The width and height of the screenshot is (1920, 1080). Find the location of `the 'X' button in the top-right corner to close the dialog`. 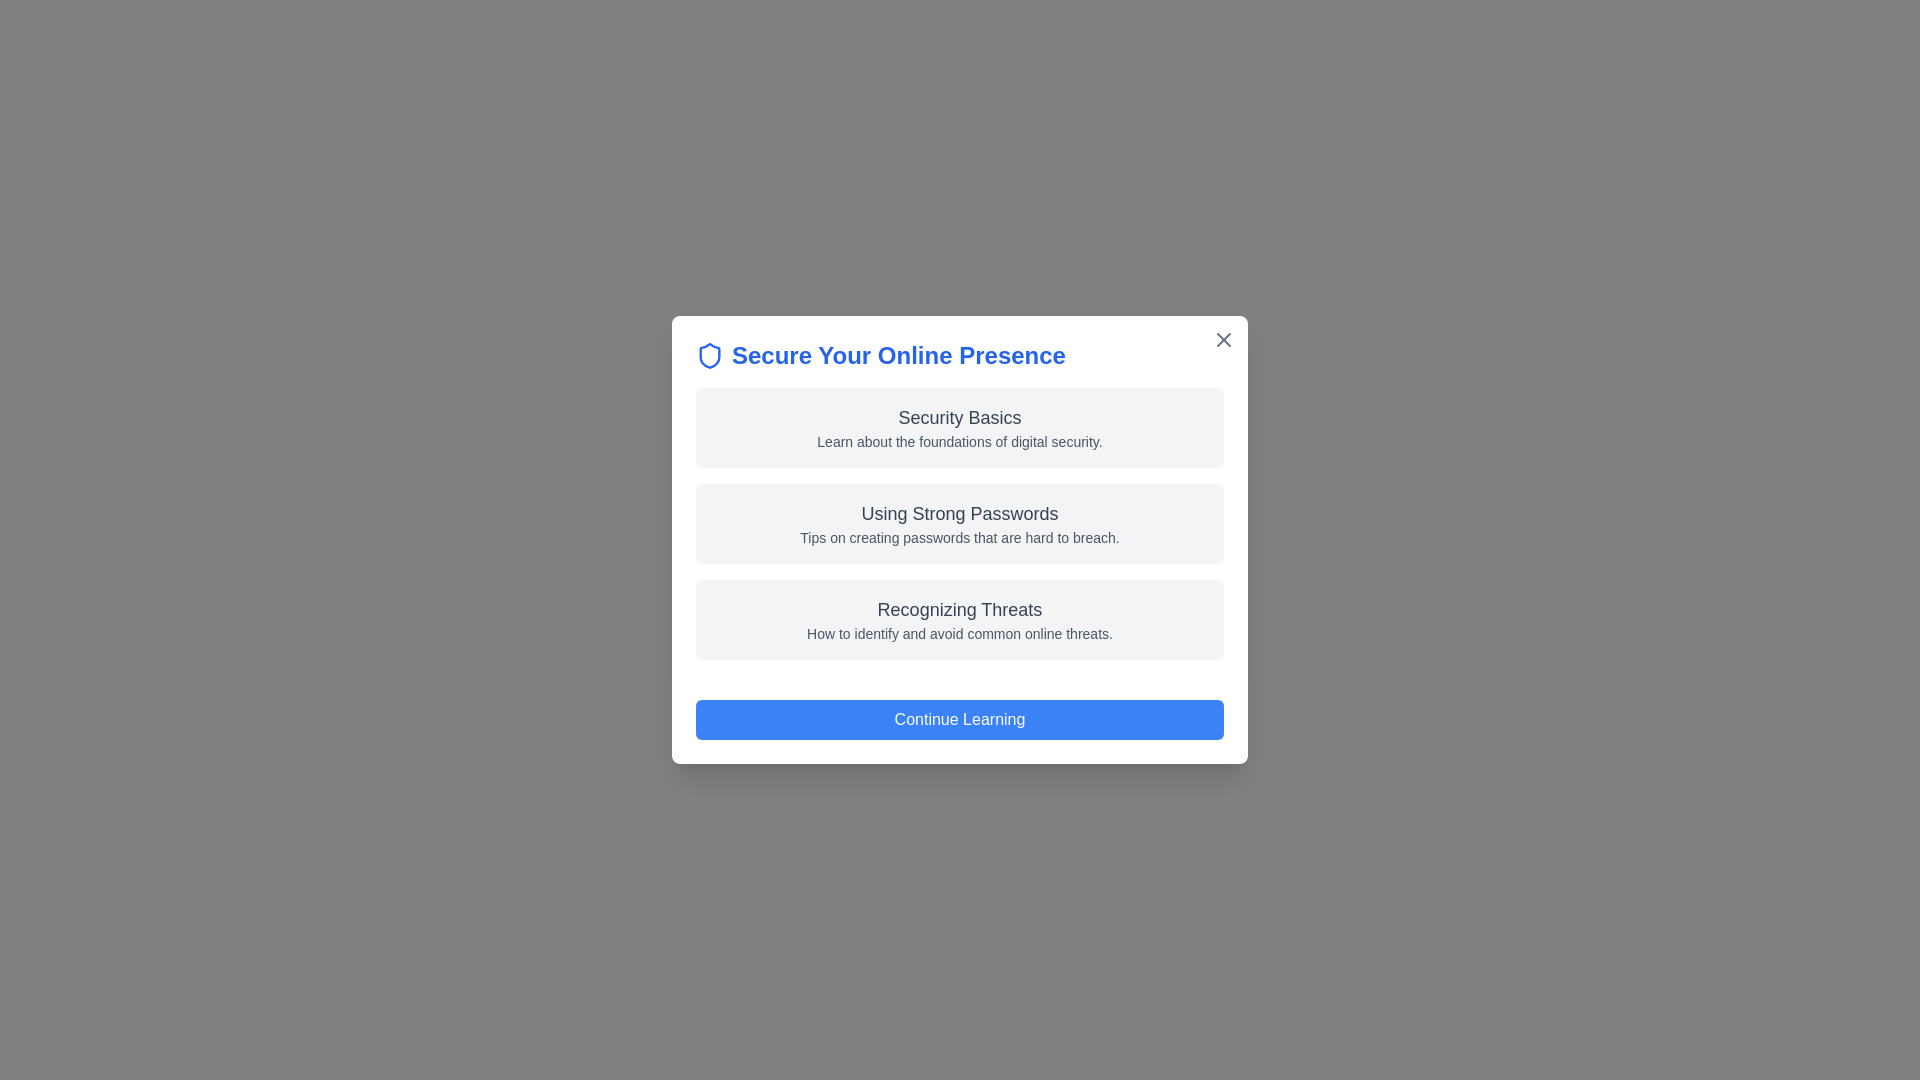

the 'X' button in the top-right corner to close the dialog is located at coordinates (1223, 338).